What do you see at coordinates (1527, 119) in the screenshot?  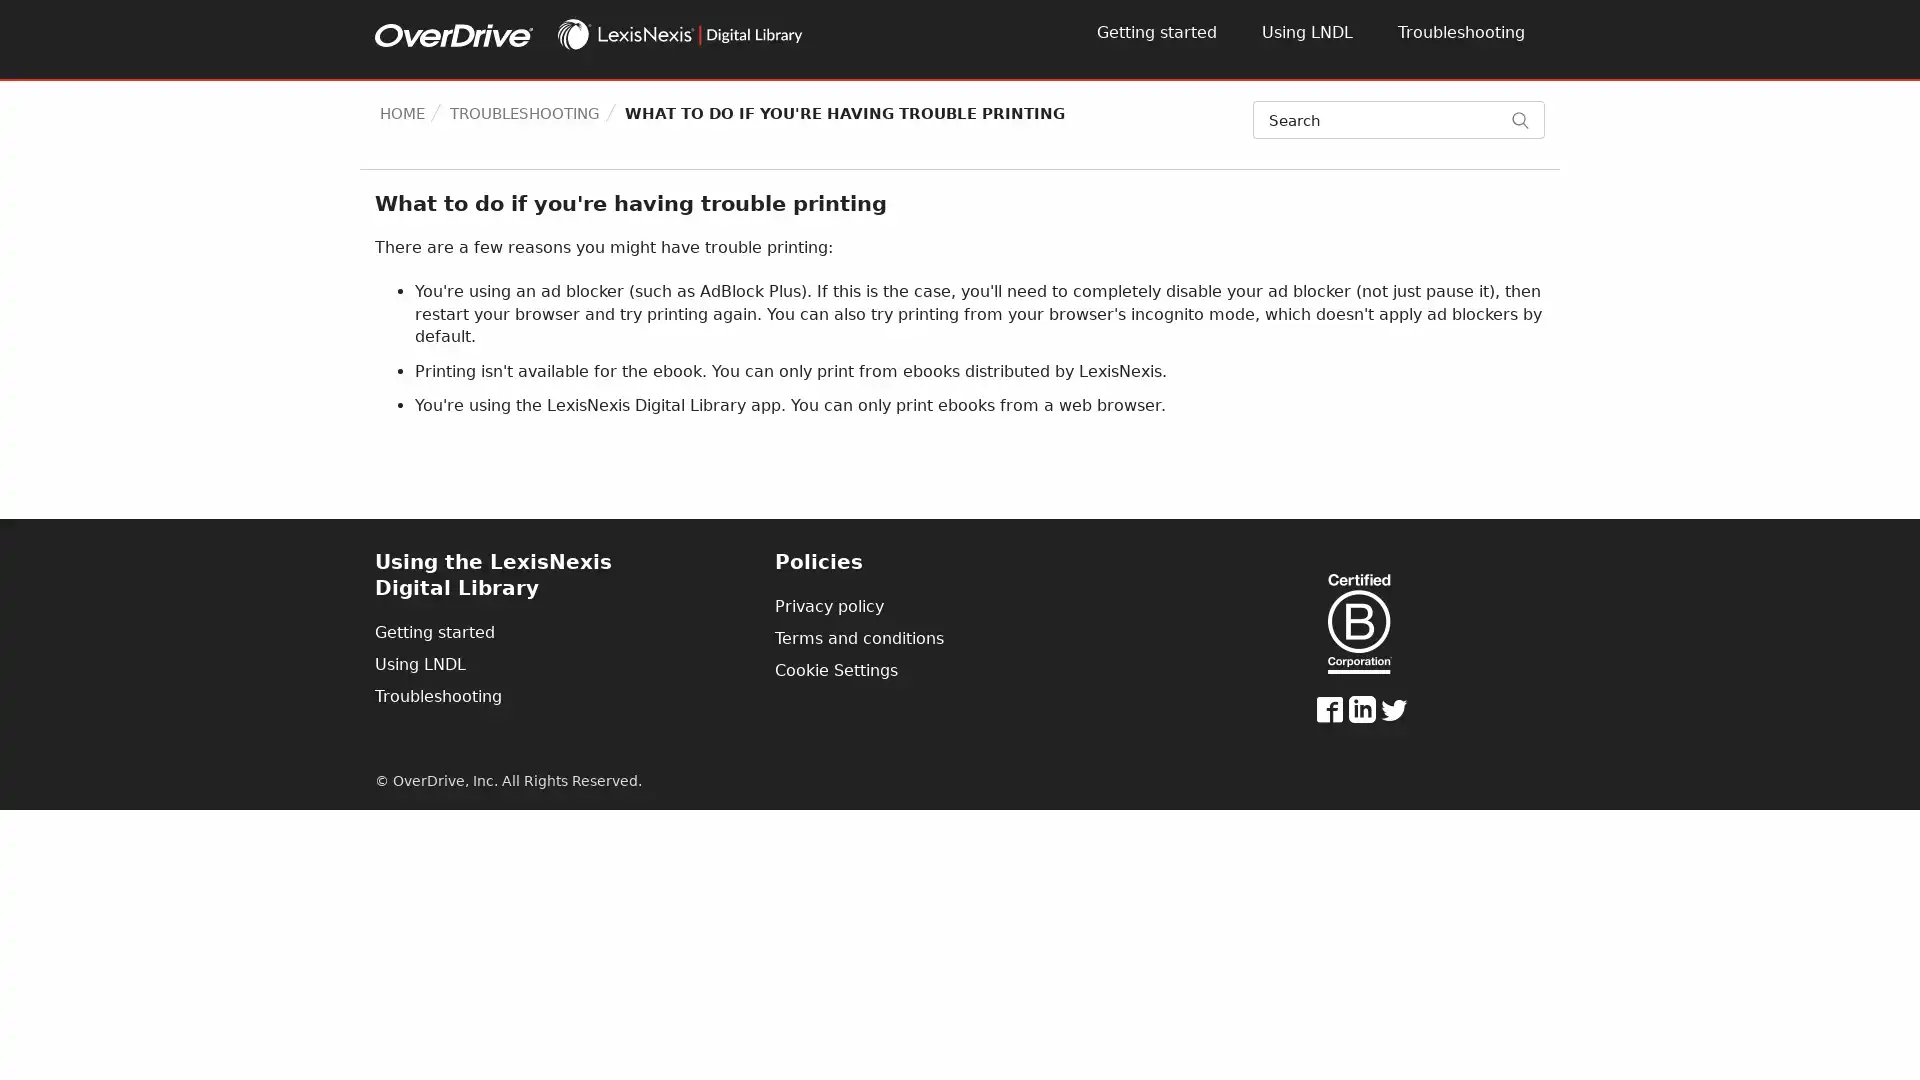 I see `Search` at bounding box center [1527, 119].